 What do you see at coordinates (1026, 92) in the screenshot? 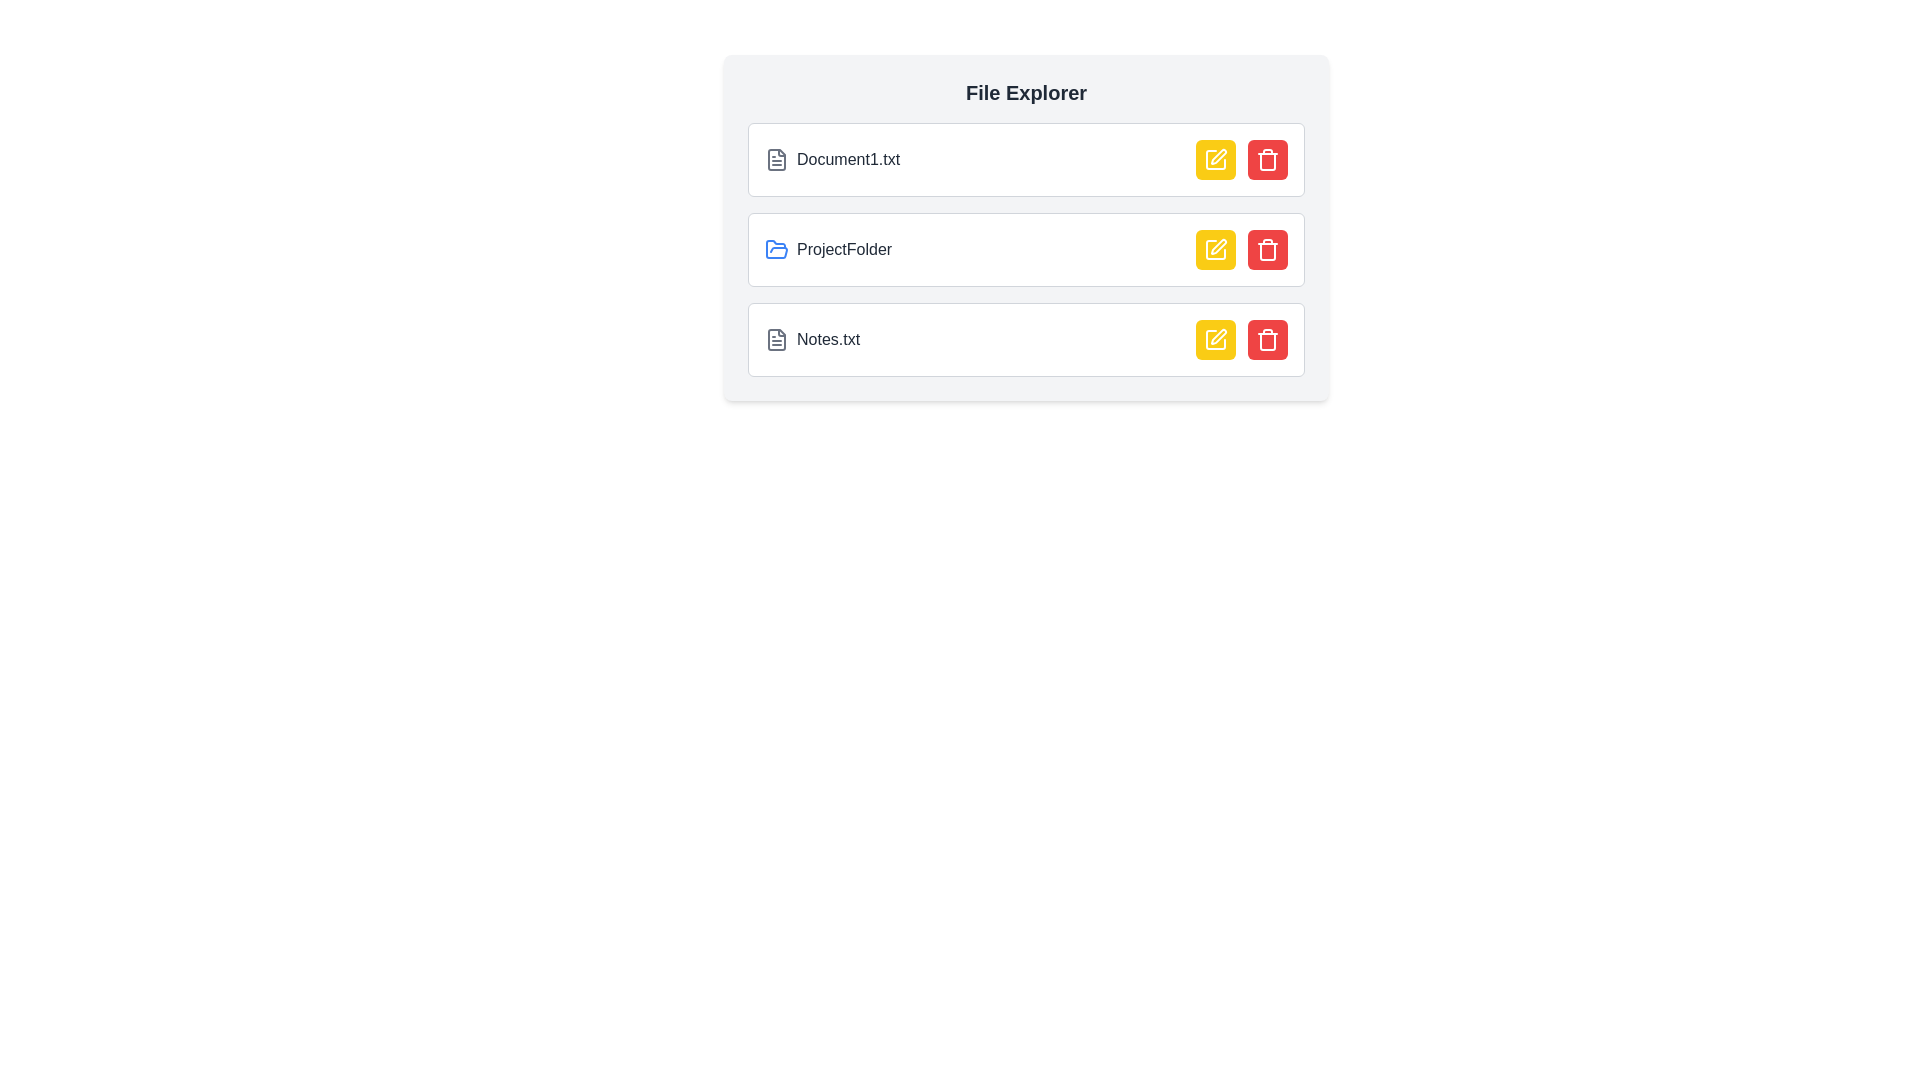
I see `text from the Text Header located at the top of the file explorer interface, which provides context about the displayed content` at bounding box center [1026, 92].